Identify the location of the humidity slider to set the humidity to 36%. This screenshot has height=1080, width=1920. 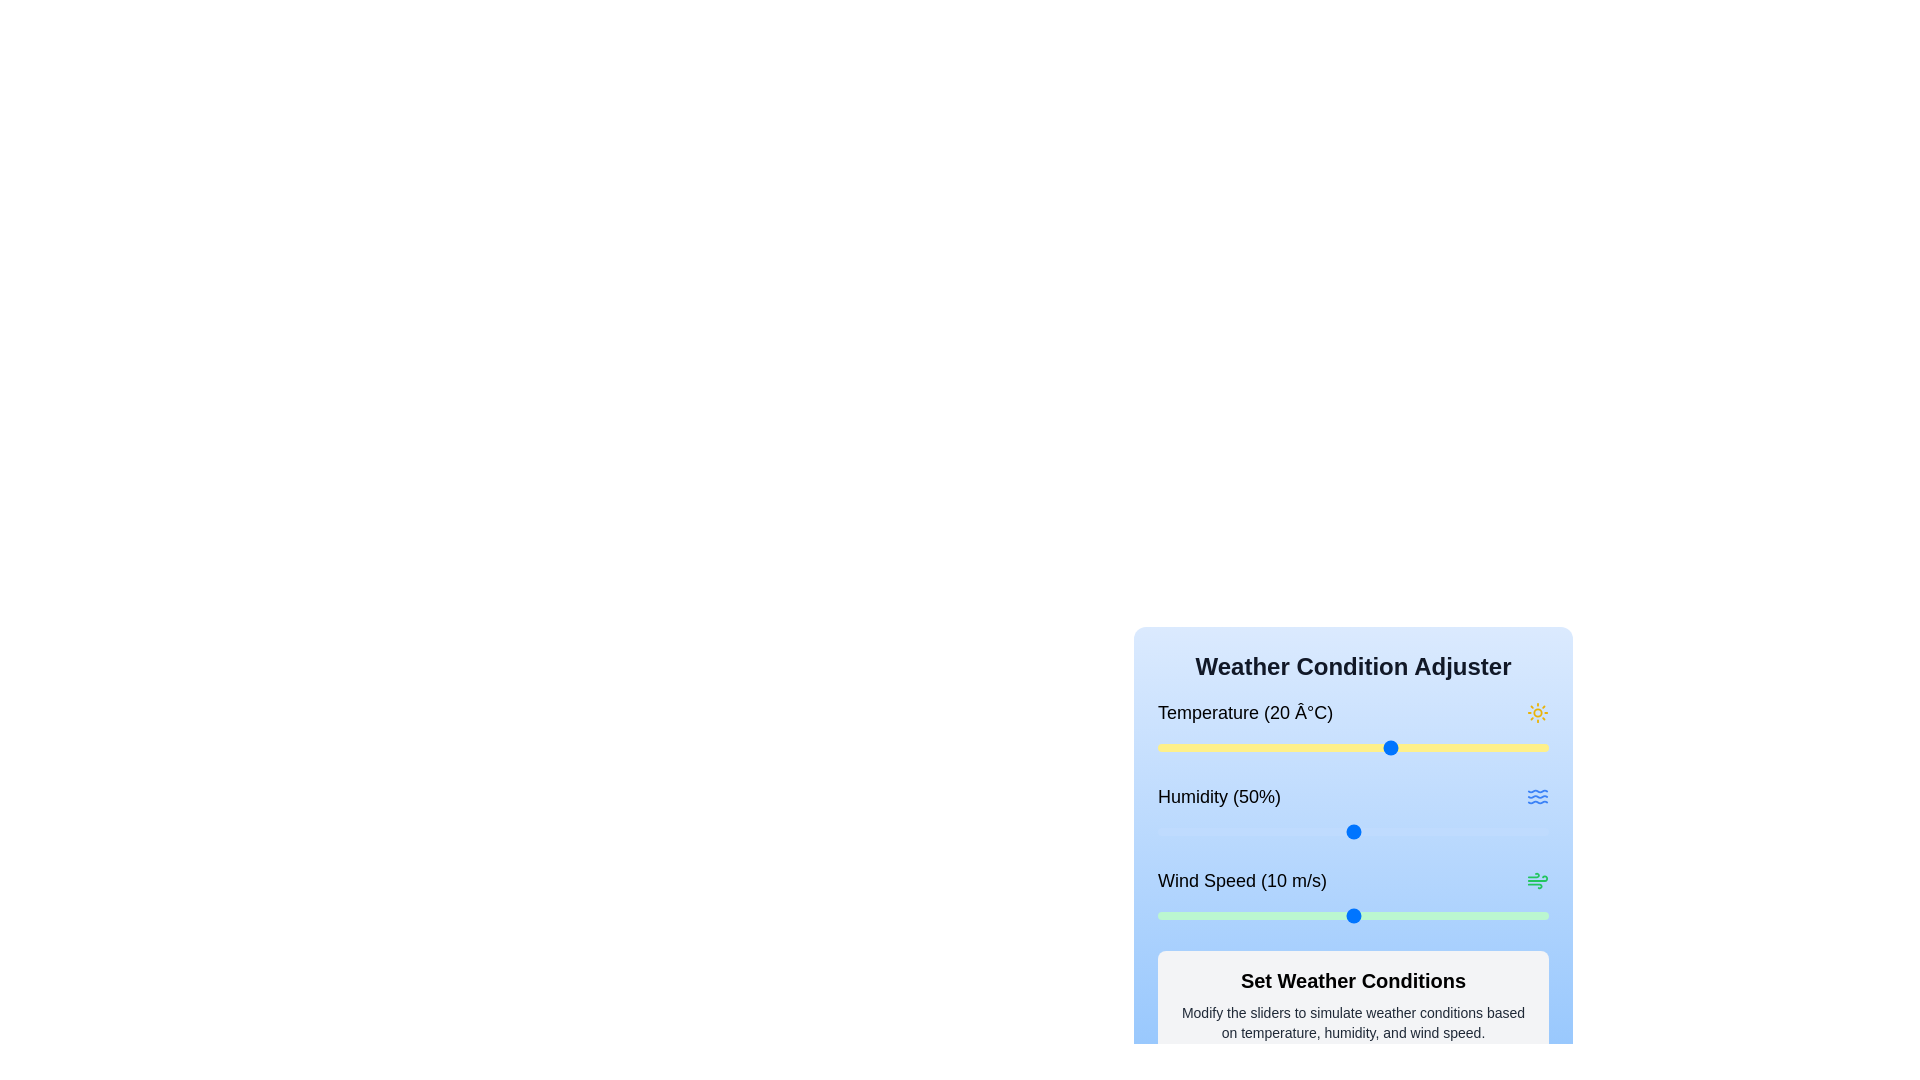
(1298, 832).